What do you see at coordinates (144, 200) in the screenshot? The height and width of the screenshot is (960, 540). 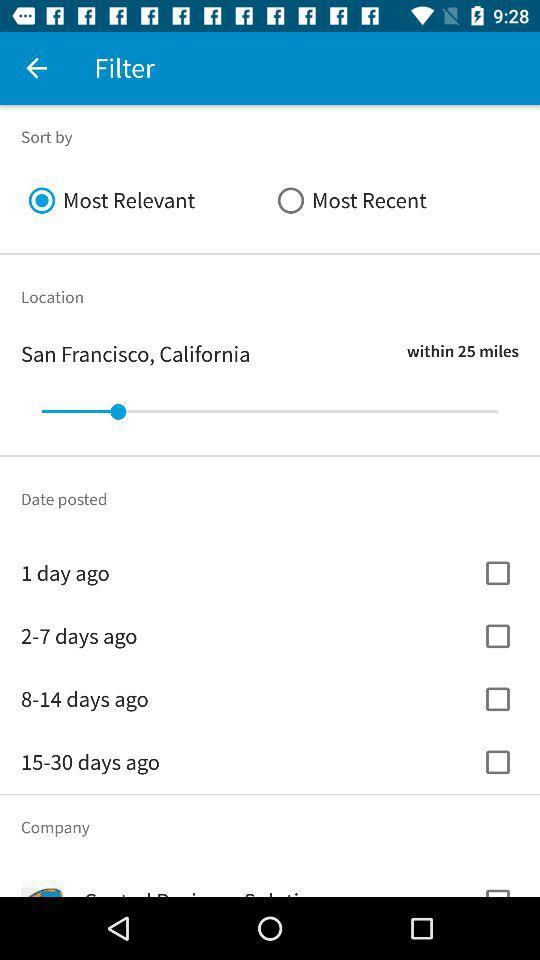 I see `the item to the left of most recent item` at bounding box center [144, 200].